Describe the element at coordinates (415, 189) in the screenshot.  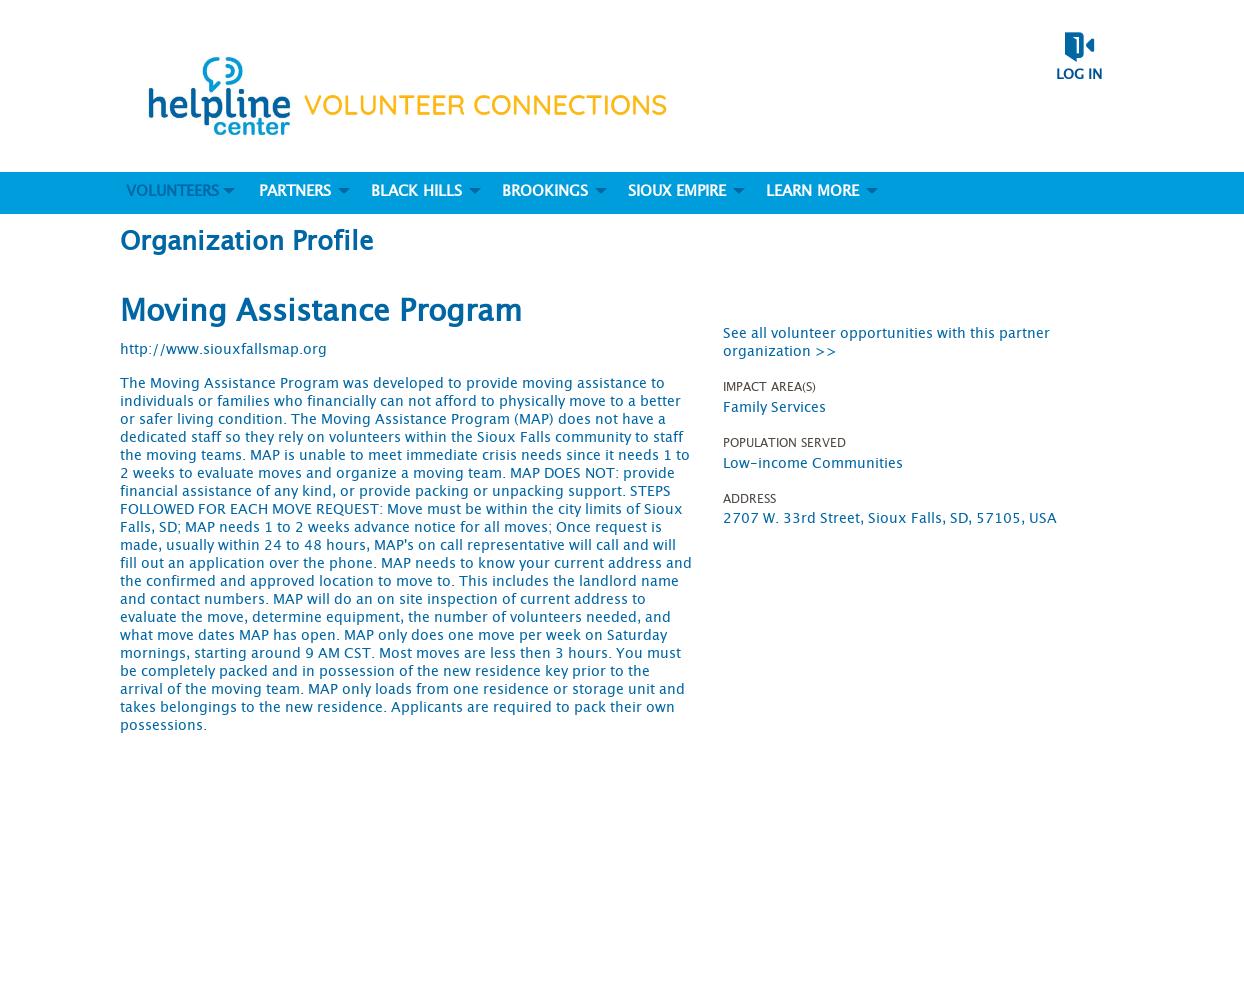
I see `'Black Hills'` at that location.